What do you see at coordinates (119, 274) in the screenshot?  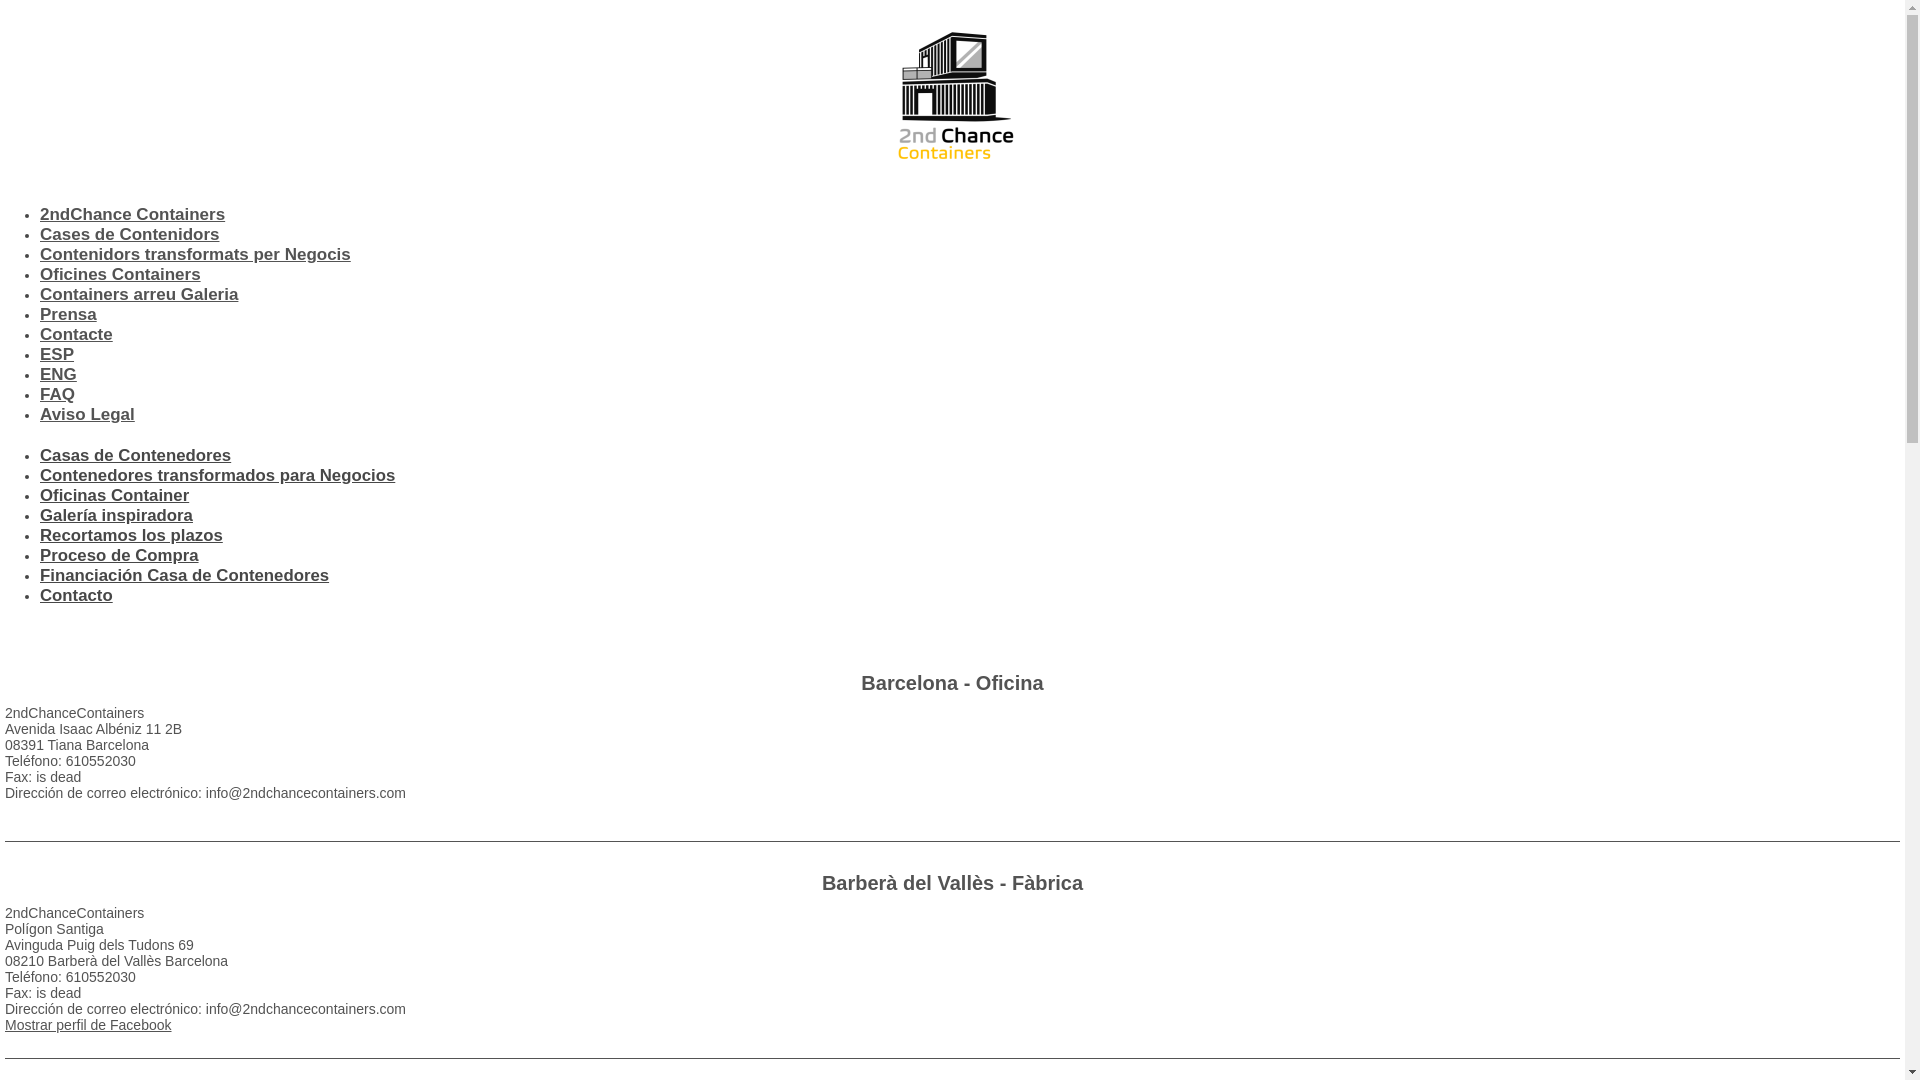 I see `'Oficines Containers'` at bounding box center [119, 274].